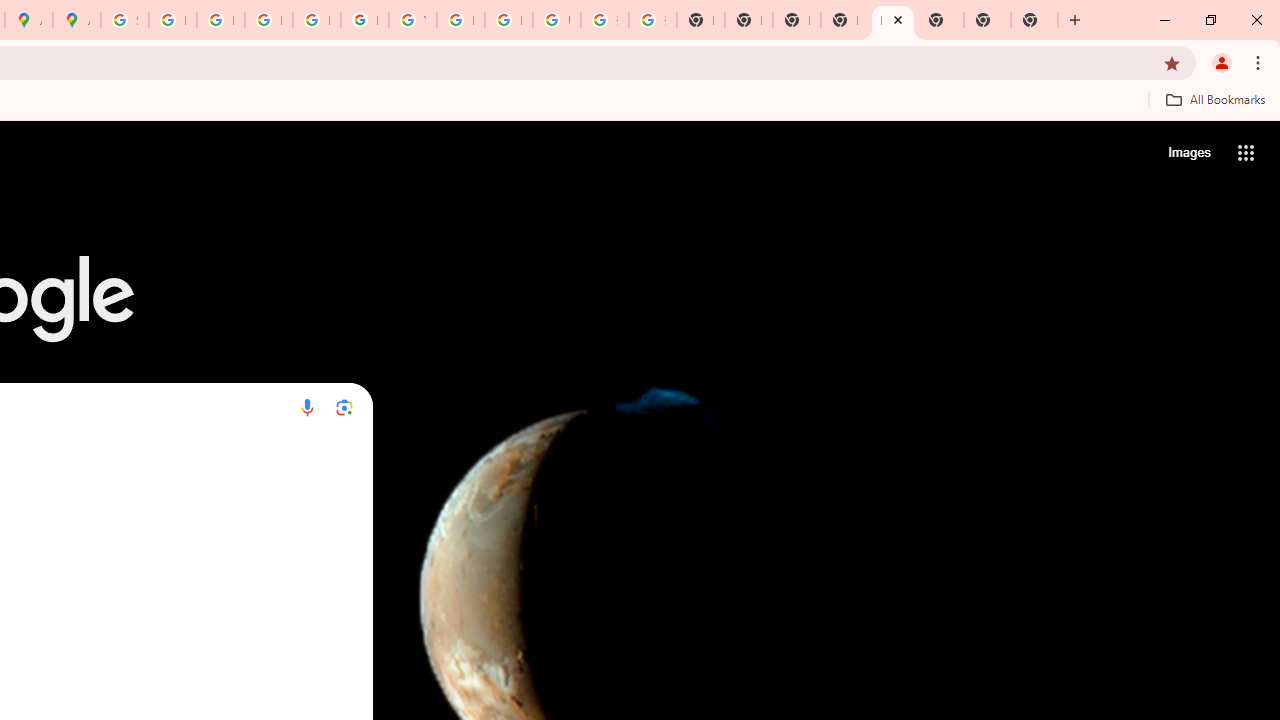 The width and height of the screenshot is (1280, 720). Describe the element at coordinates (891, 20) in the screenshot. I see `'New Tab'` at that location.